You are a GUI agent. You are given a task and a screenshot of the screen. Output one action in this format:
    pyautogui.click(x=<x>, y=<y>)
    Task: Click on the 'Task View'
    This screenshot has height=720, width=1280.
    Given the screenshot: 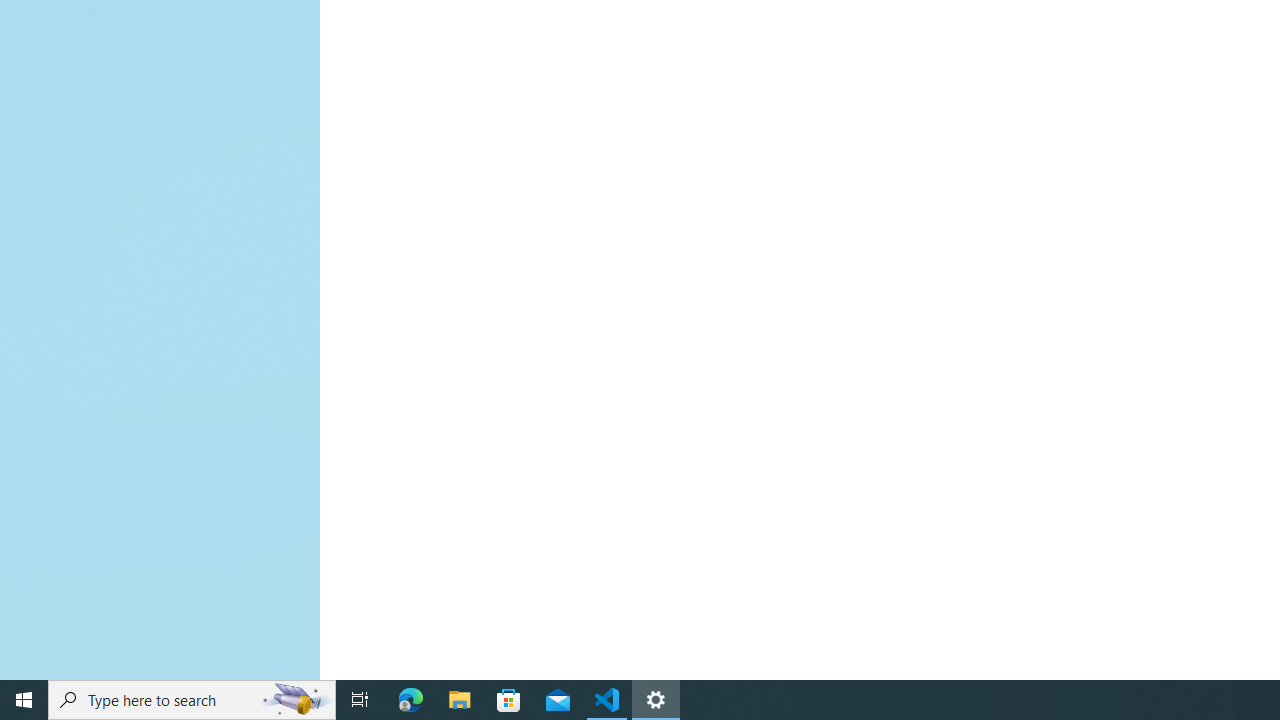 What is the action you would take?
    pyautogui.click(x=359, y=698)
    